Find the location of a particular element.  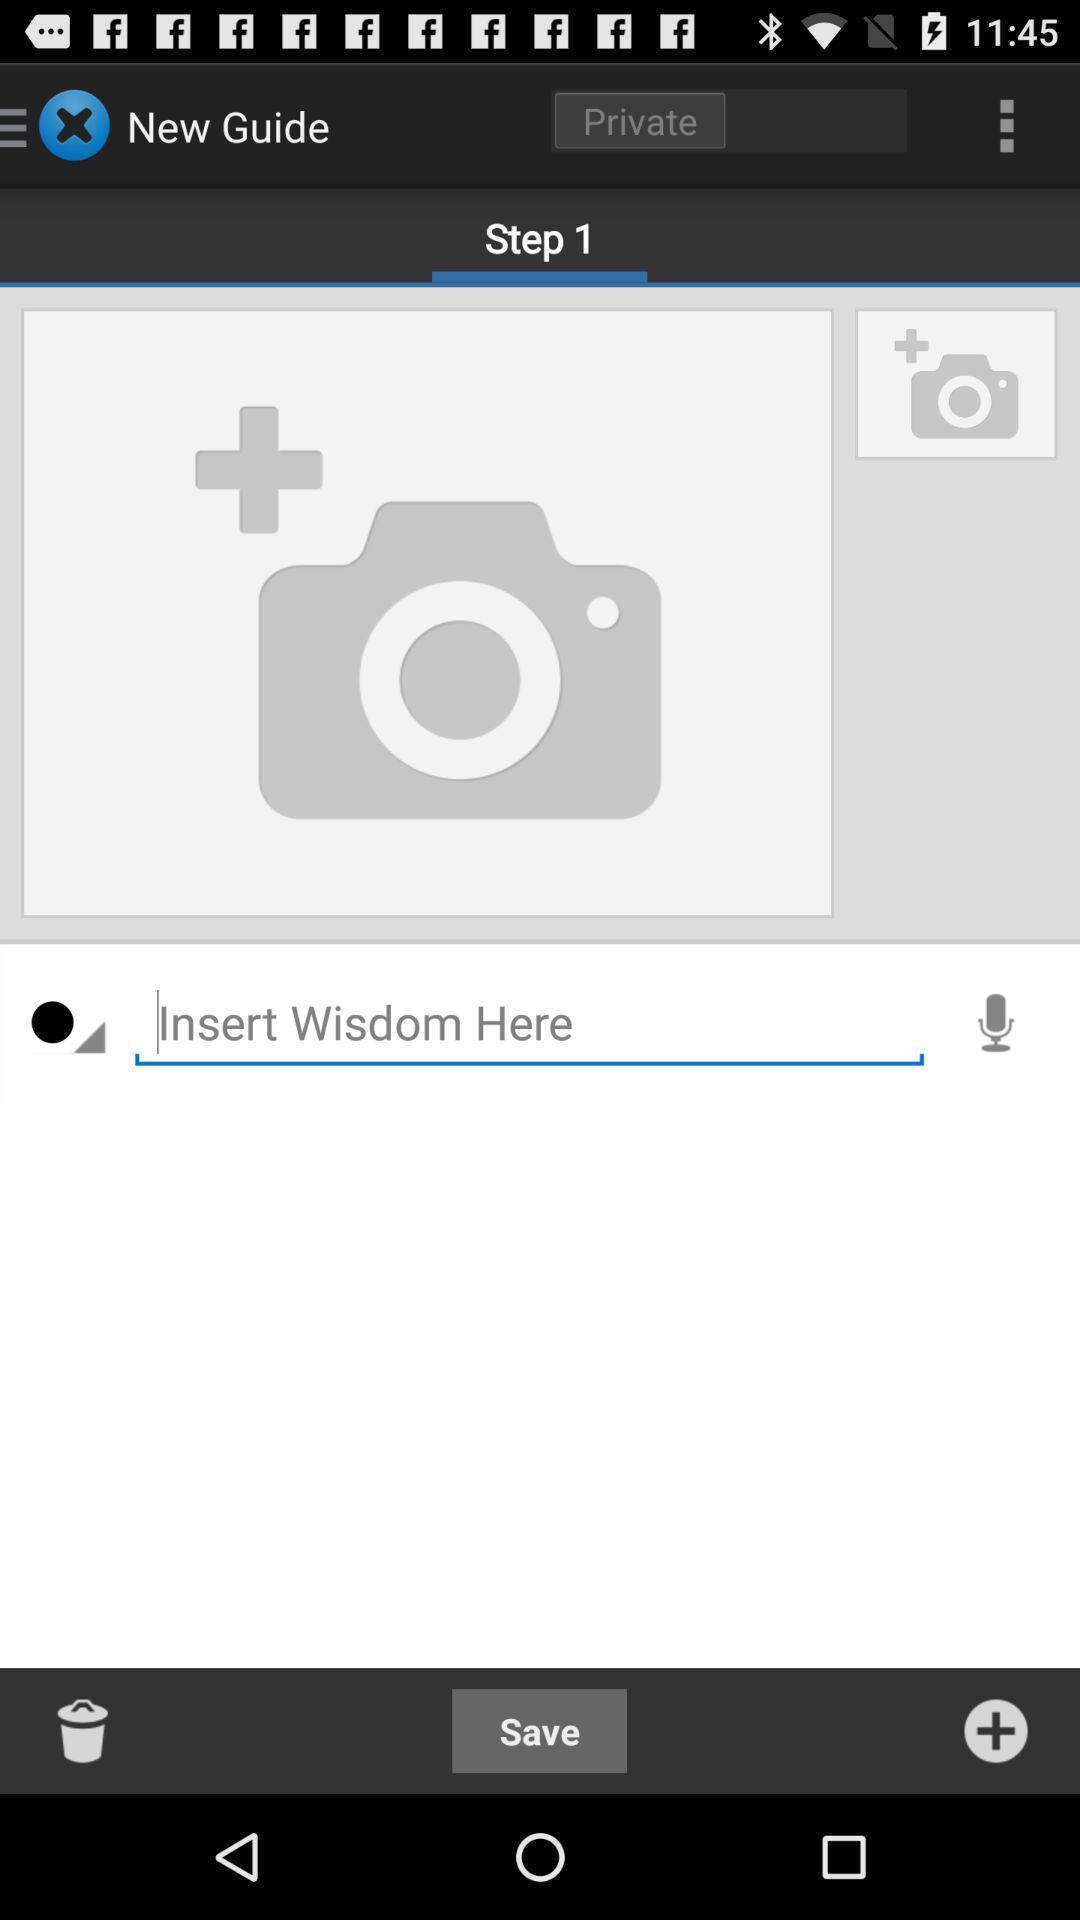

insert caption is located at coordinates (528, 1022).